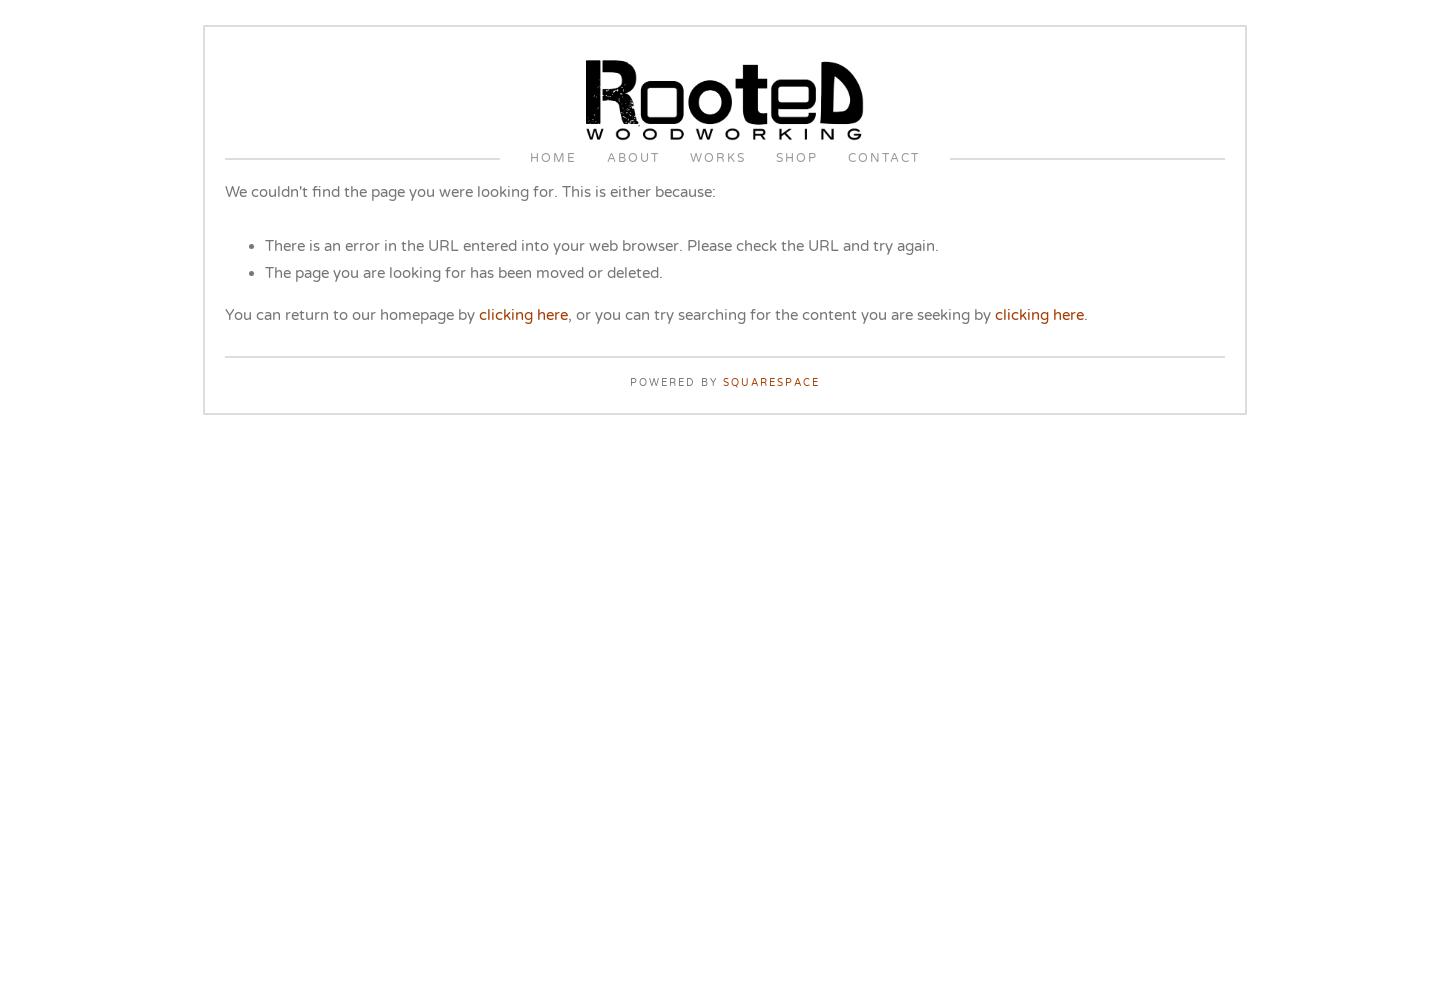 The image size is (1450, 1000). Describe the element at coordinates (632, 158) in the screenshot. I see `'about'` at that location.